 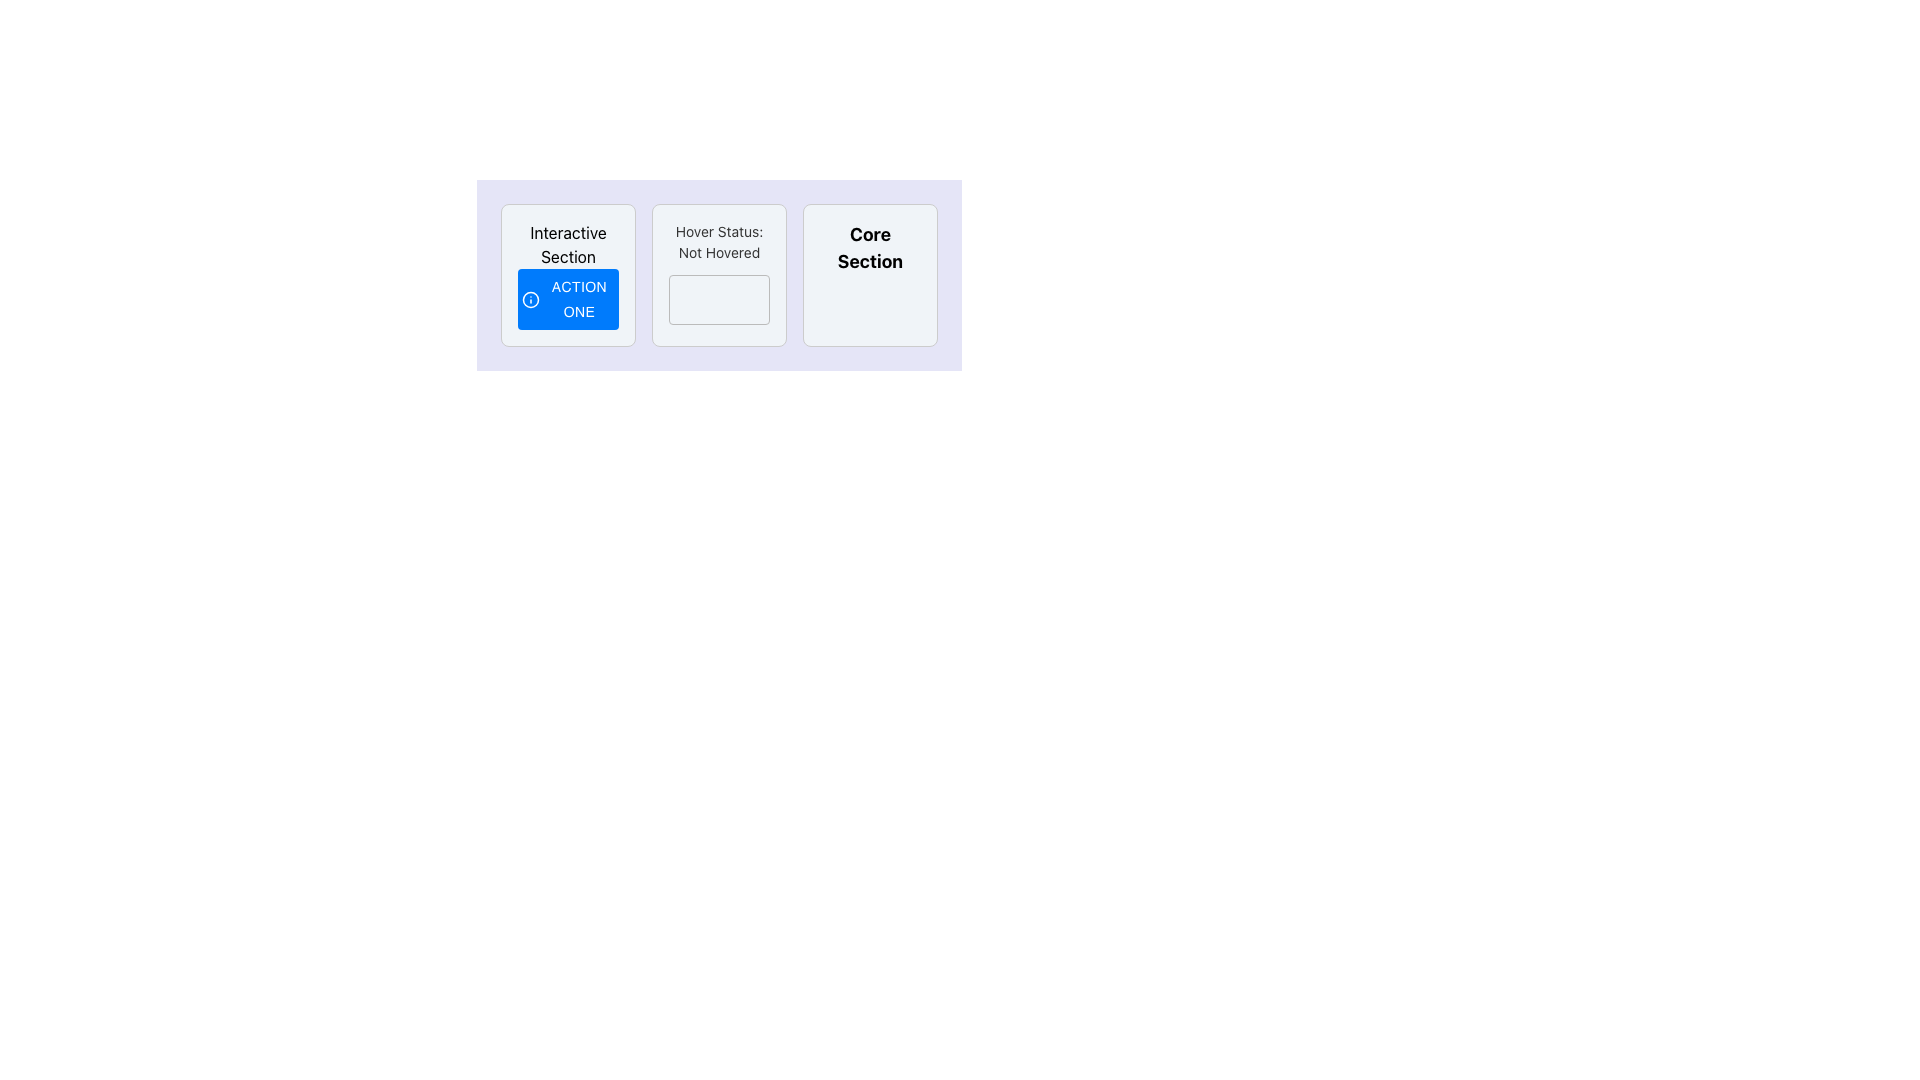 What do you see at coordinates (719, 275) in the screenshot?
I see `the Informational panel displaying 'Hover Status: Not Hovered', located in the middle column between 'Interactive Section' and 'Core Section'` at bounding box center [719, 275].